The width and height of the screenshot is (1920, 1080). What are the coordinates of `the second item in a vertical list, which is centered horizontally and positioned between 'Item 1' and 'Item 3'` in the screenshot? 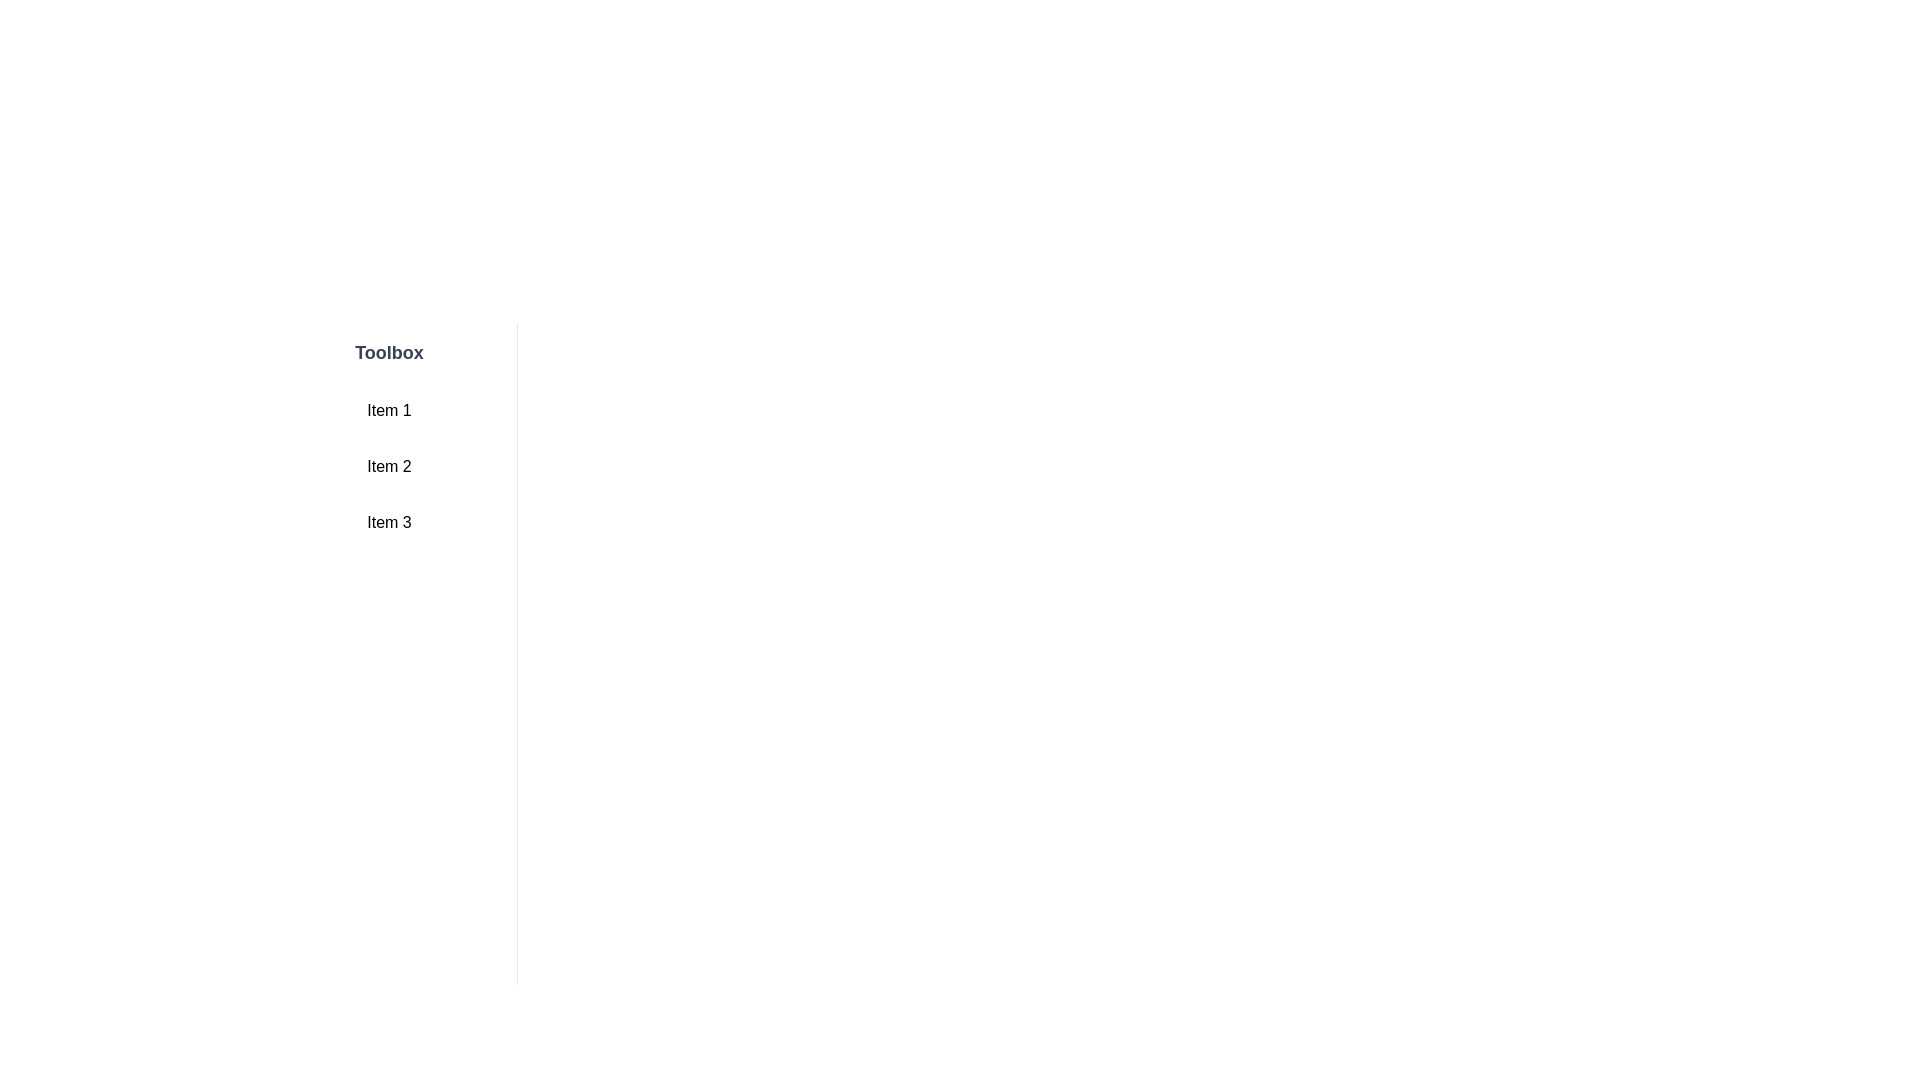 It's located at (389, 466).